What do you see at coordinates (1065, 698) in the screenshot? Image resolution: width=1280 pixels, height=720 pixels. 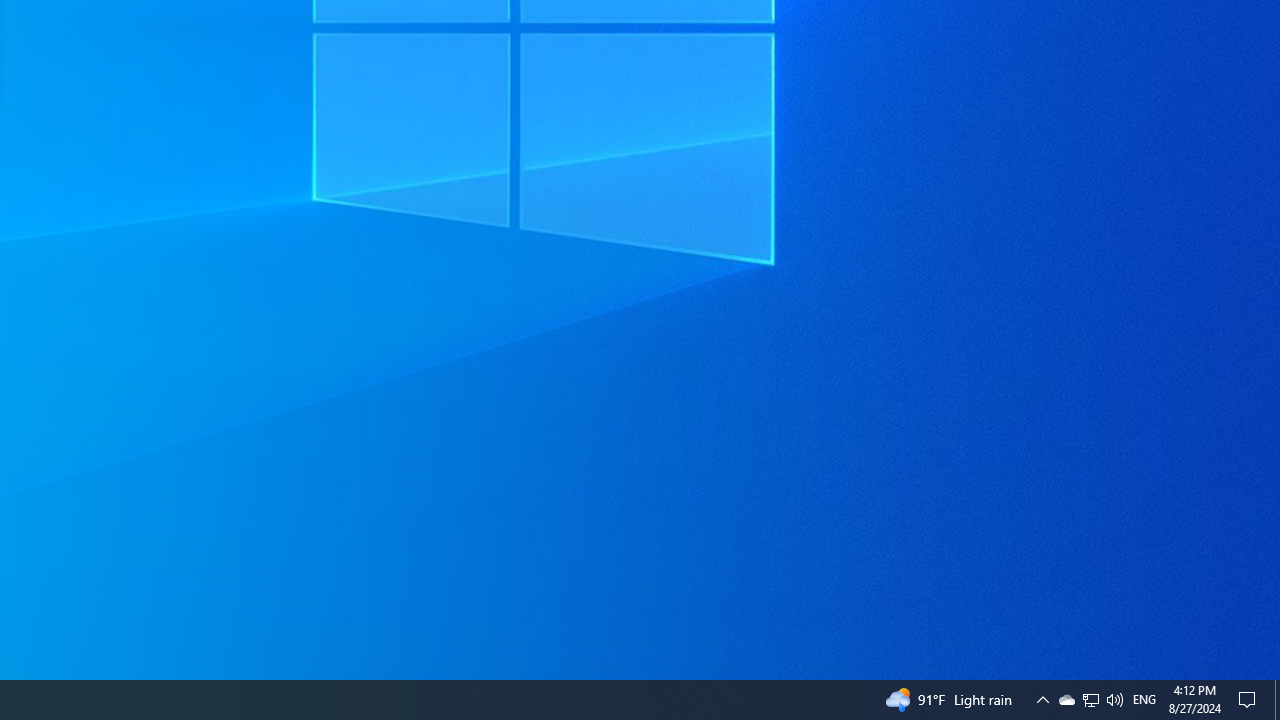 I see `'Q2790: 100%'` at bounding box center [1065, 698].